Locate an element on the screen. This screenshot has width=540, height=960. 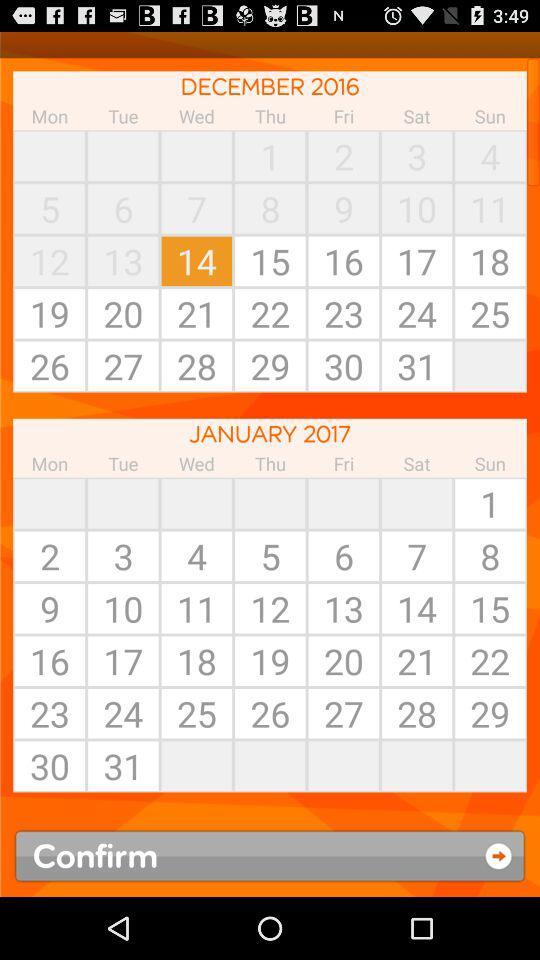
app above the 2 is located at coordinates (123, 502).